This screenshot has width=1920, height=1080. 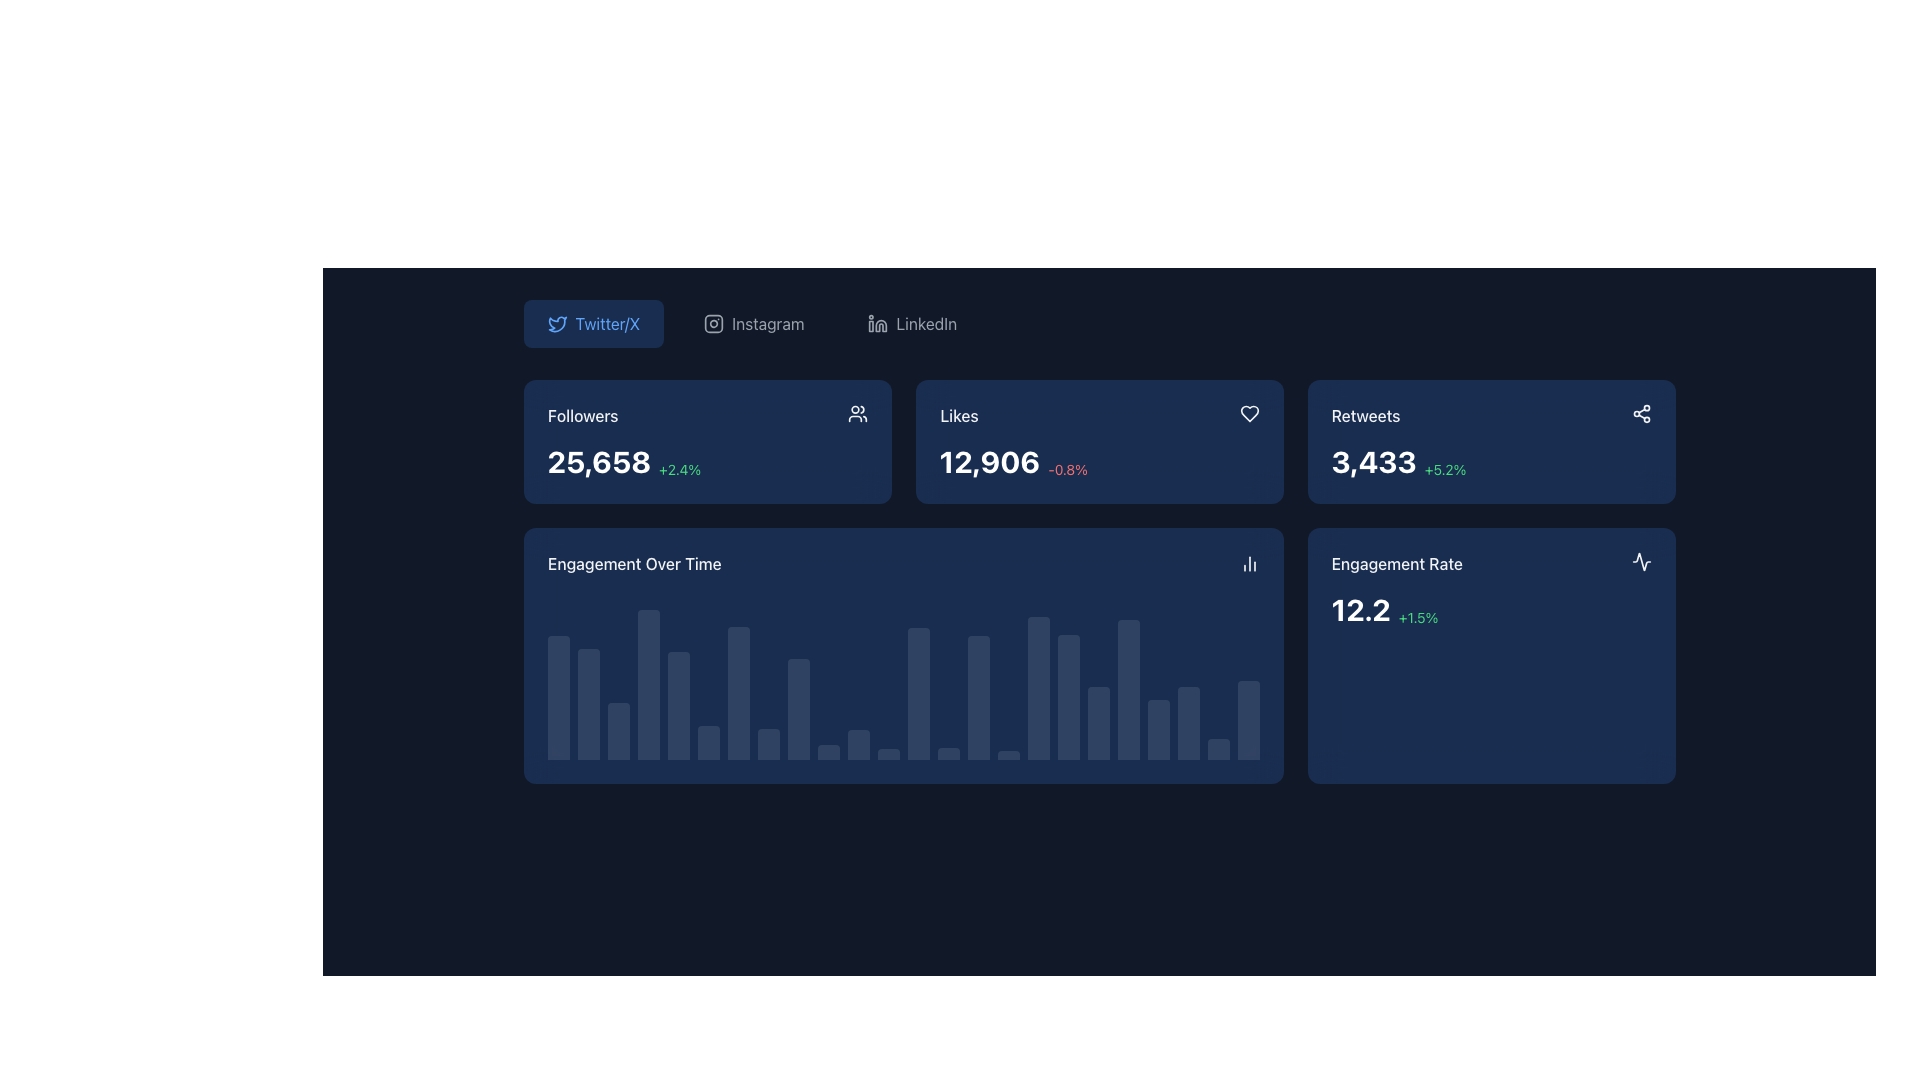 I want to click on the 20th bar from the left in the 'Engagement Over Time' bar chart, so click(x=1128, y=689).